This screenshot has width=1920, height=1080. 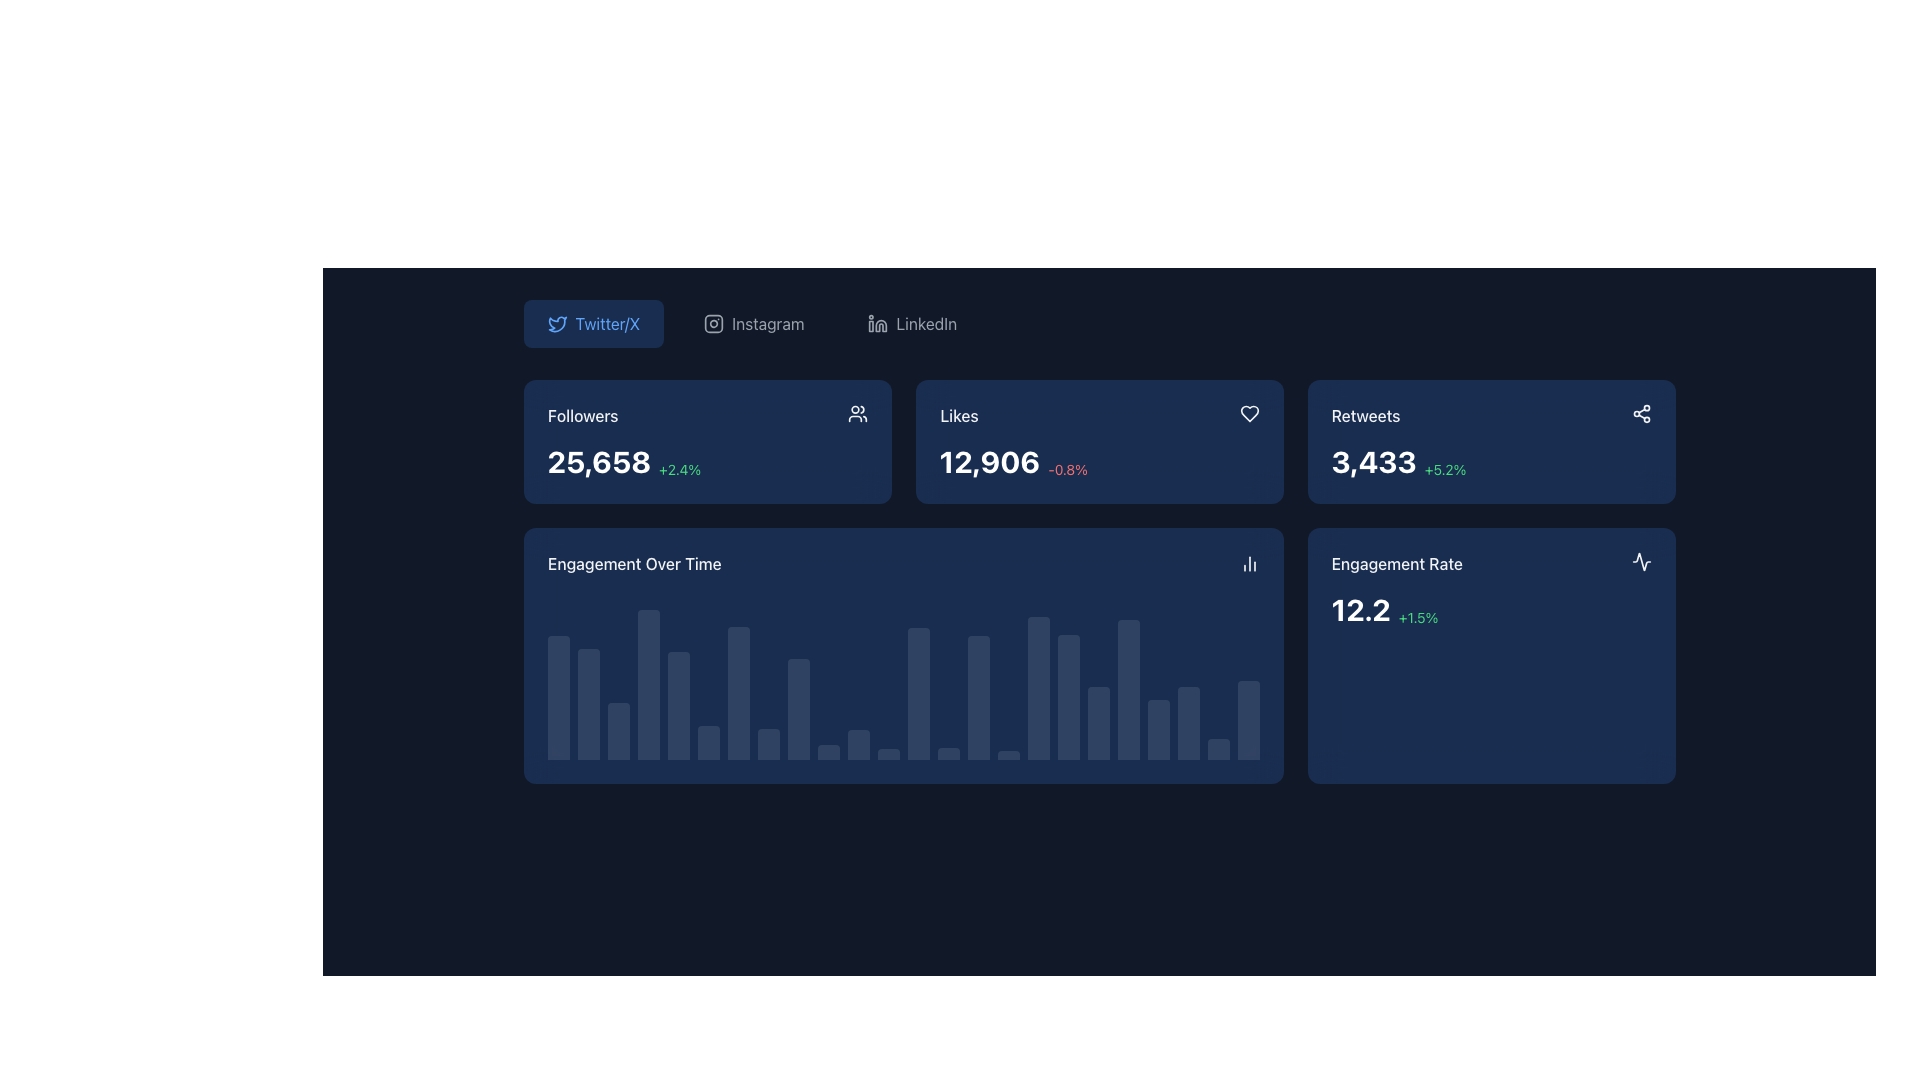 I want to click on the 20th bar from the left in the 'Engagement Over Time' bar chart, so click(x=1128, y=689).